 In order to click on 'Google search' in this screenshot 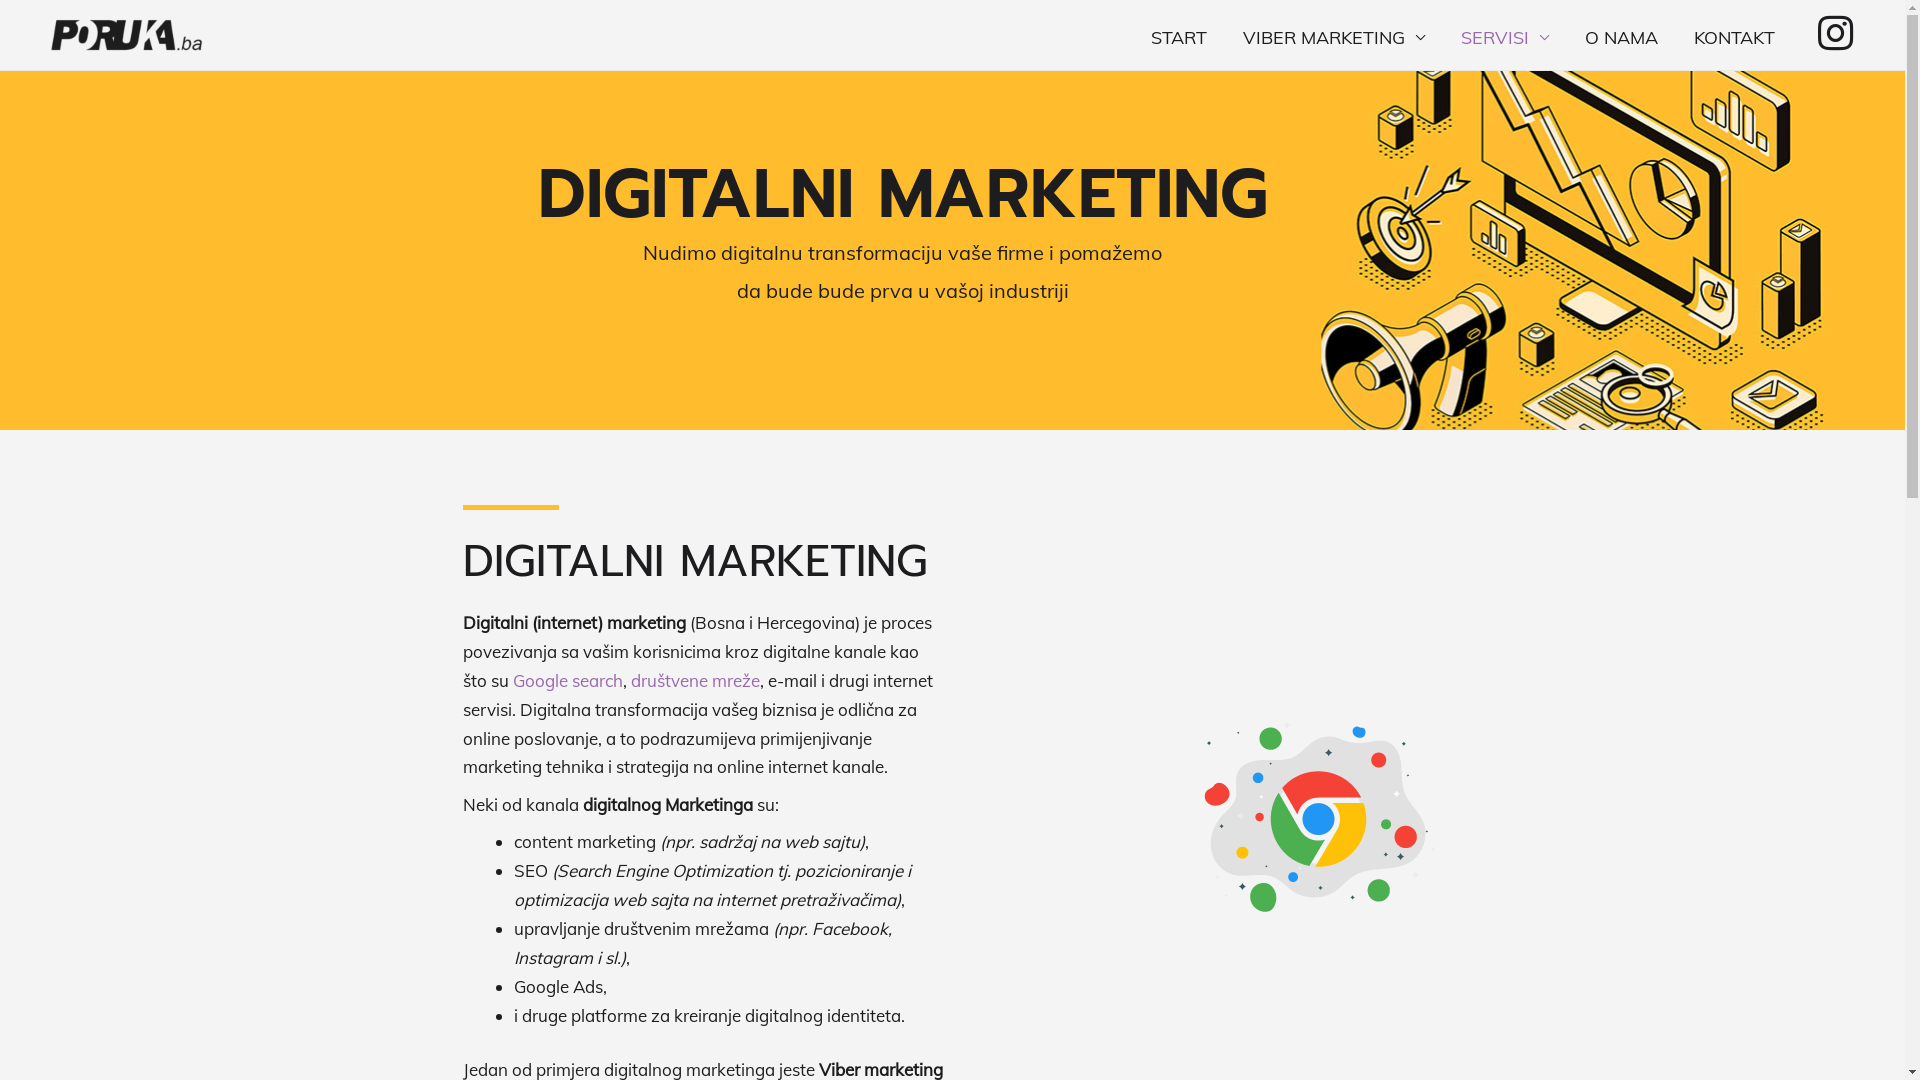, I will do `click(565, 679)`.